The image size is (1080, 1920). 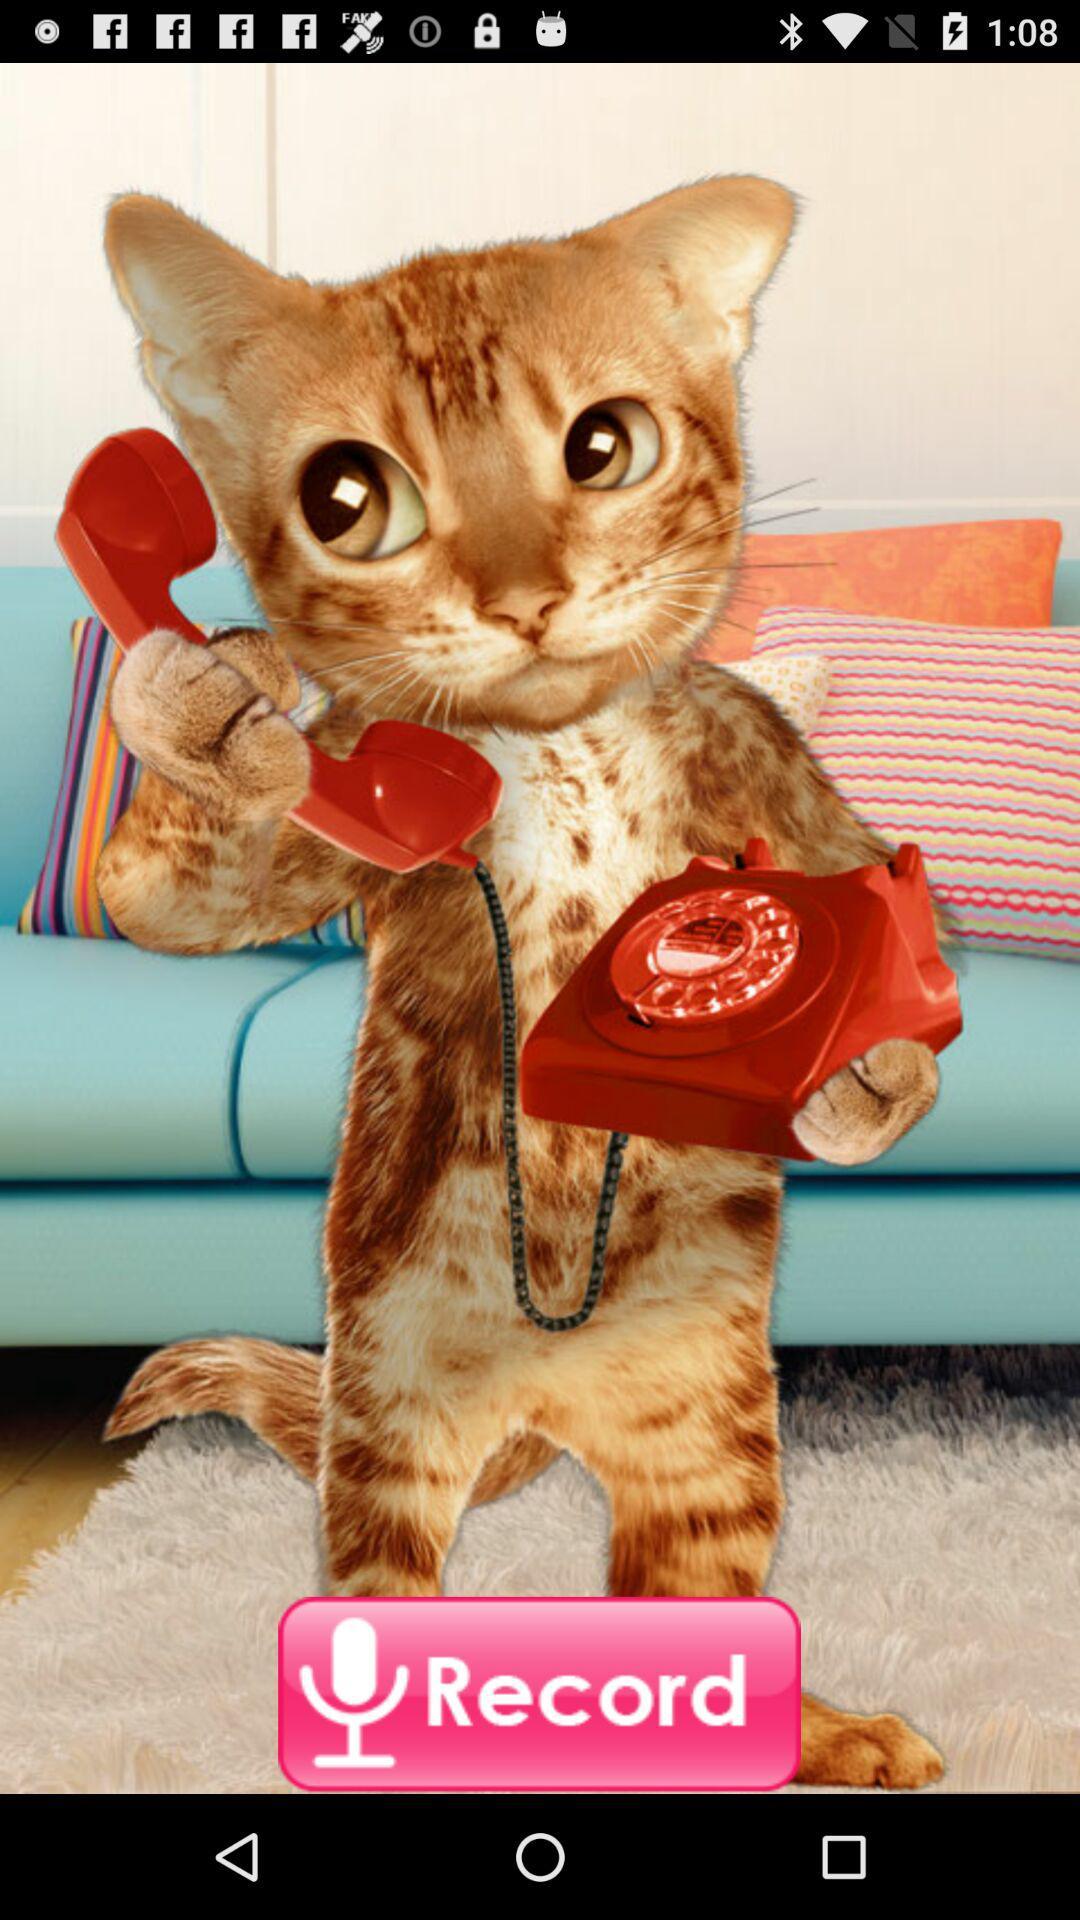 I want to click on record button, so click(x=538, y=1694).